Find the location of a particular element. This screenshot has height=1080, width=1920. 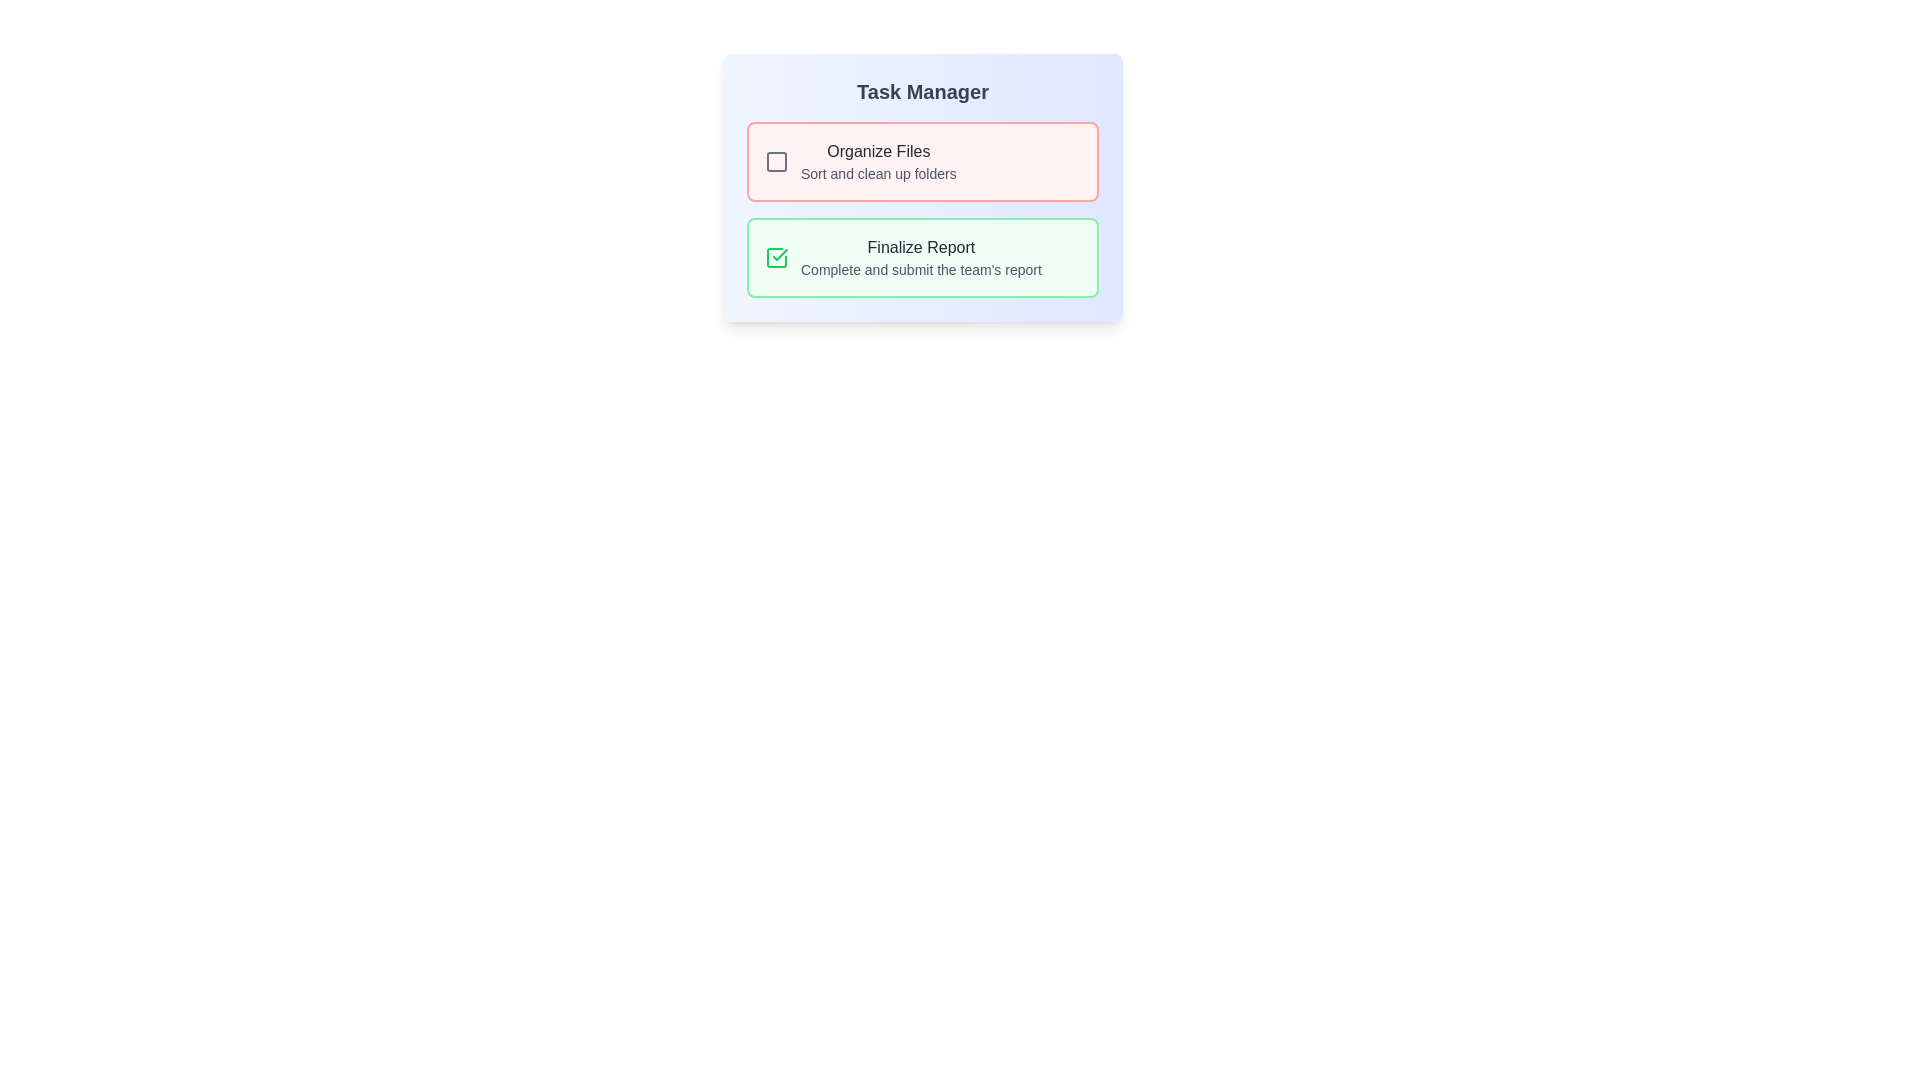

the textual UI element titled 'Organize Files' which contains descriptive text 'Sort and clean up folders', located in the upper section of the interface against a light red background is located at coordinates (878, 161).